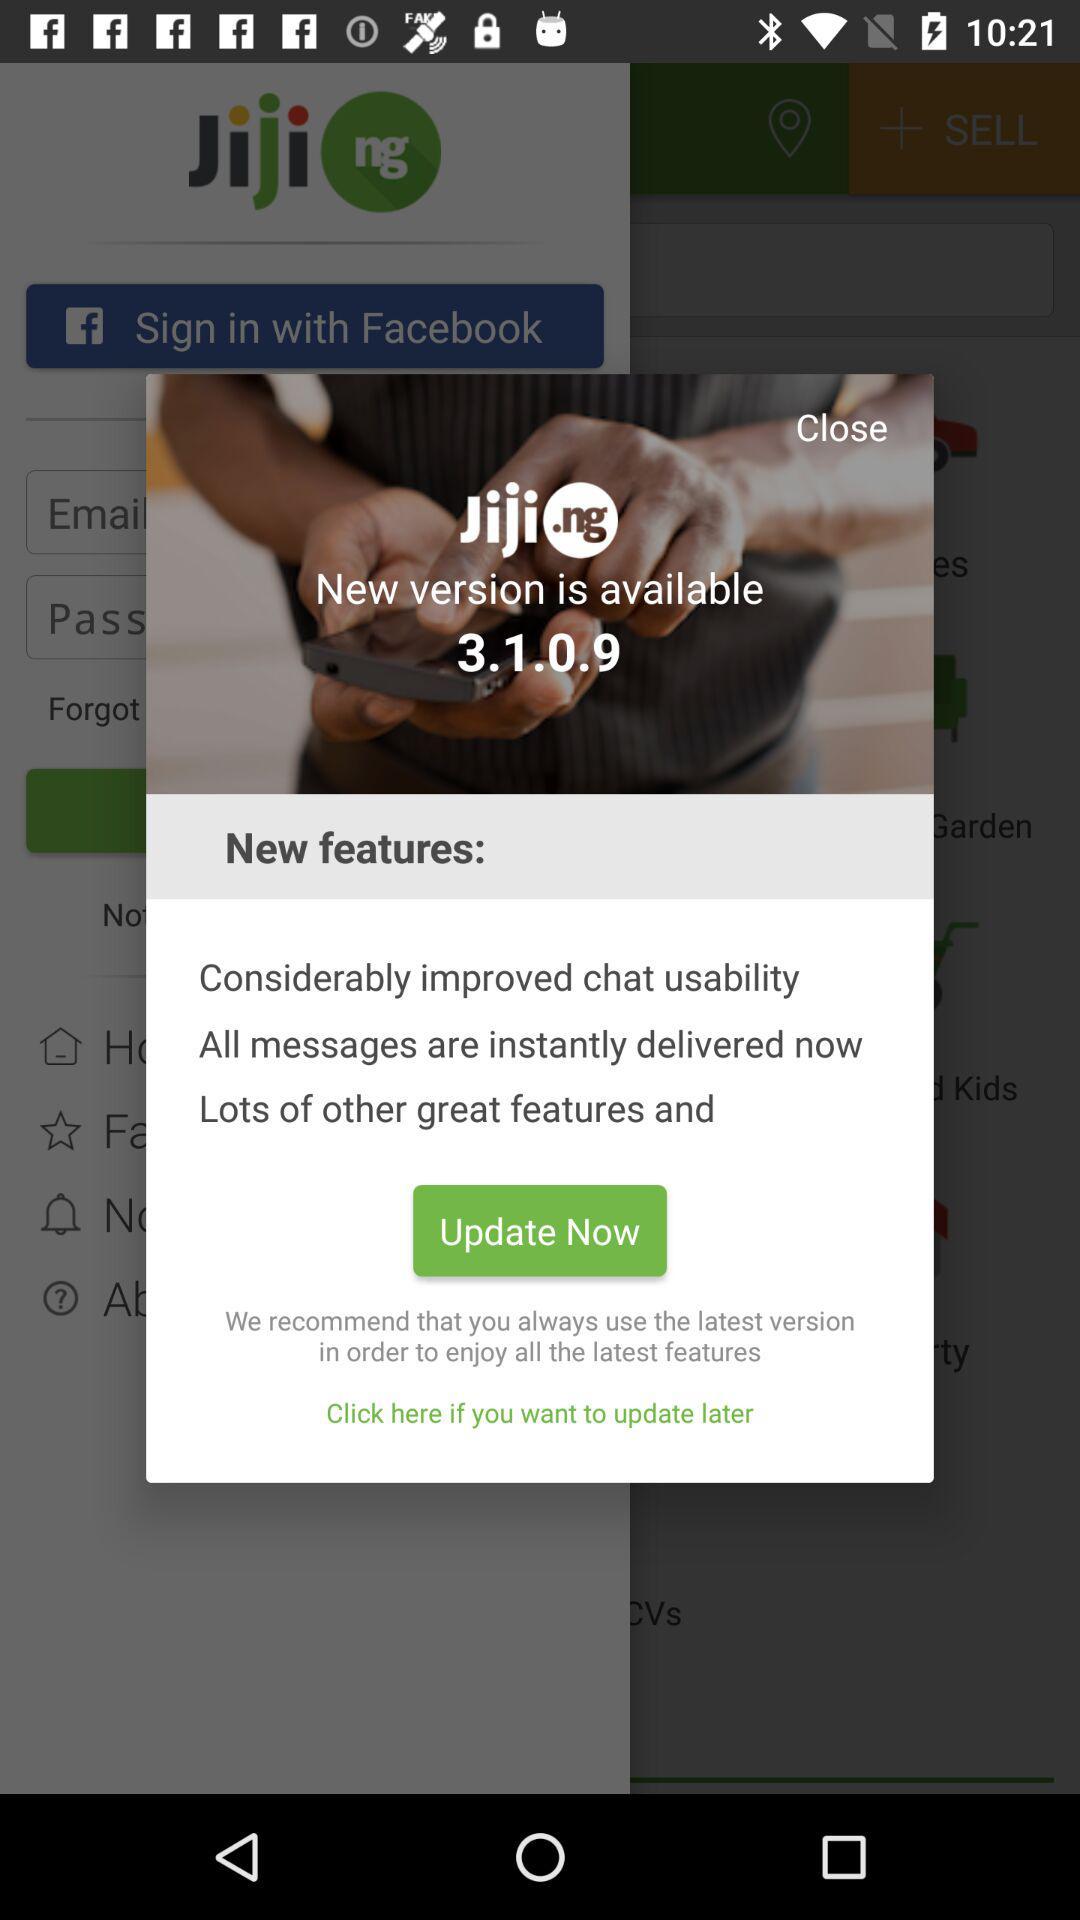  Describe the element at coordinates (841, 425) in the screenshot. I see `the close app` at that location.